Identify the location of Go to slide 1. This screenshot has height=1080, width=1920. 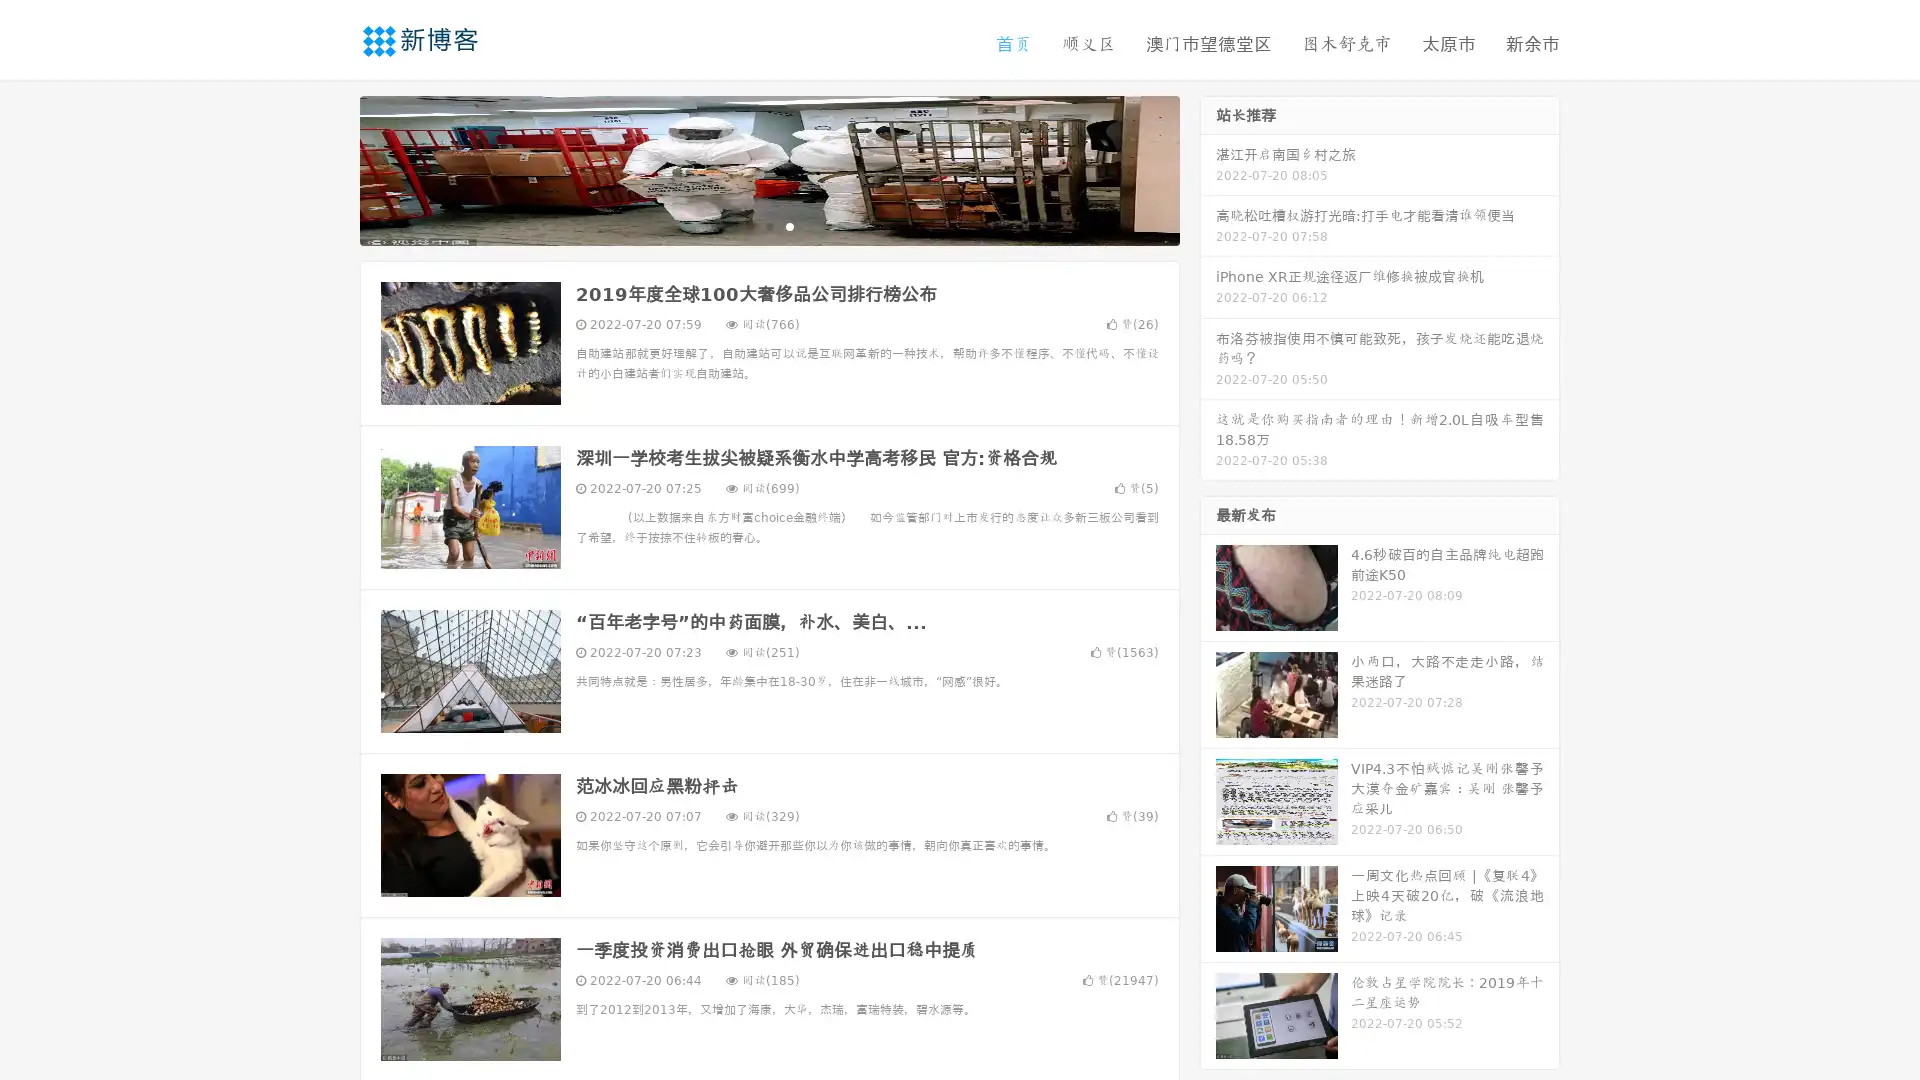
(748, 225).